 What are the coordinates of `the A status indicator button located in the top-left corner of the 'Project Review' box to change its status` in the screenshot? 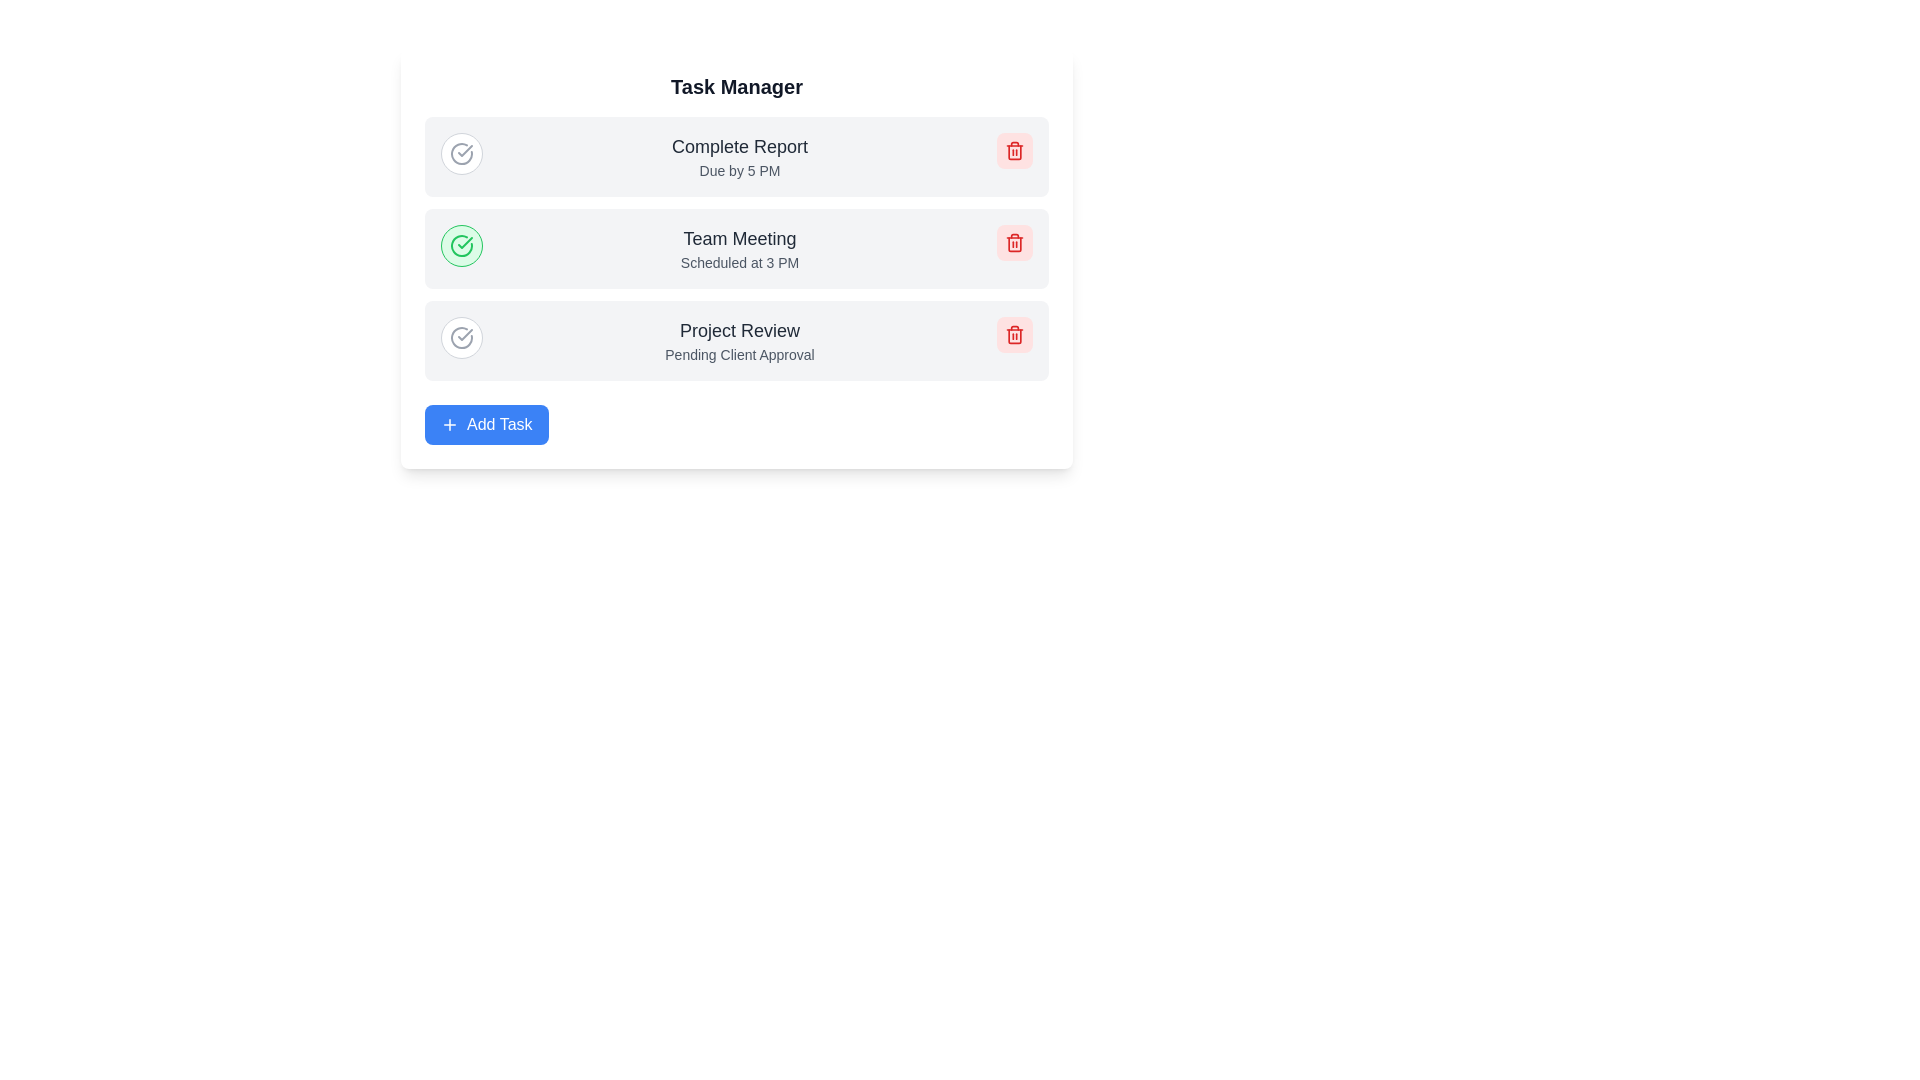 It's located at (460, 337).